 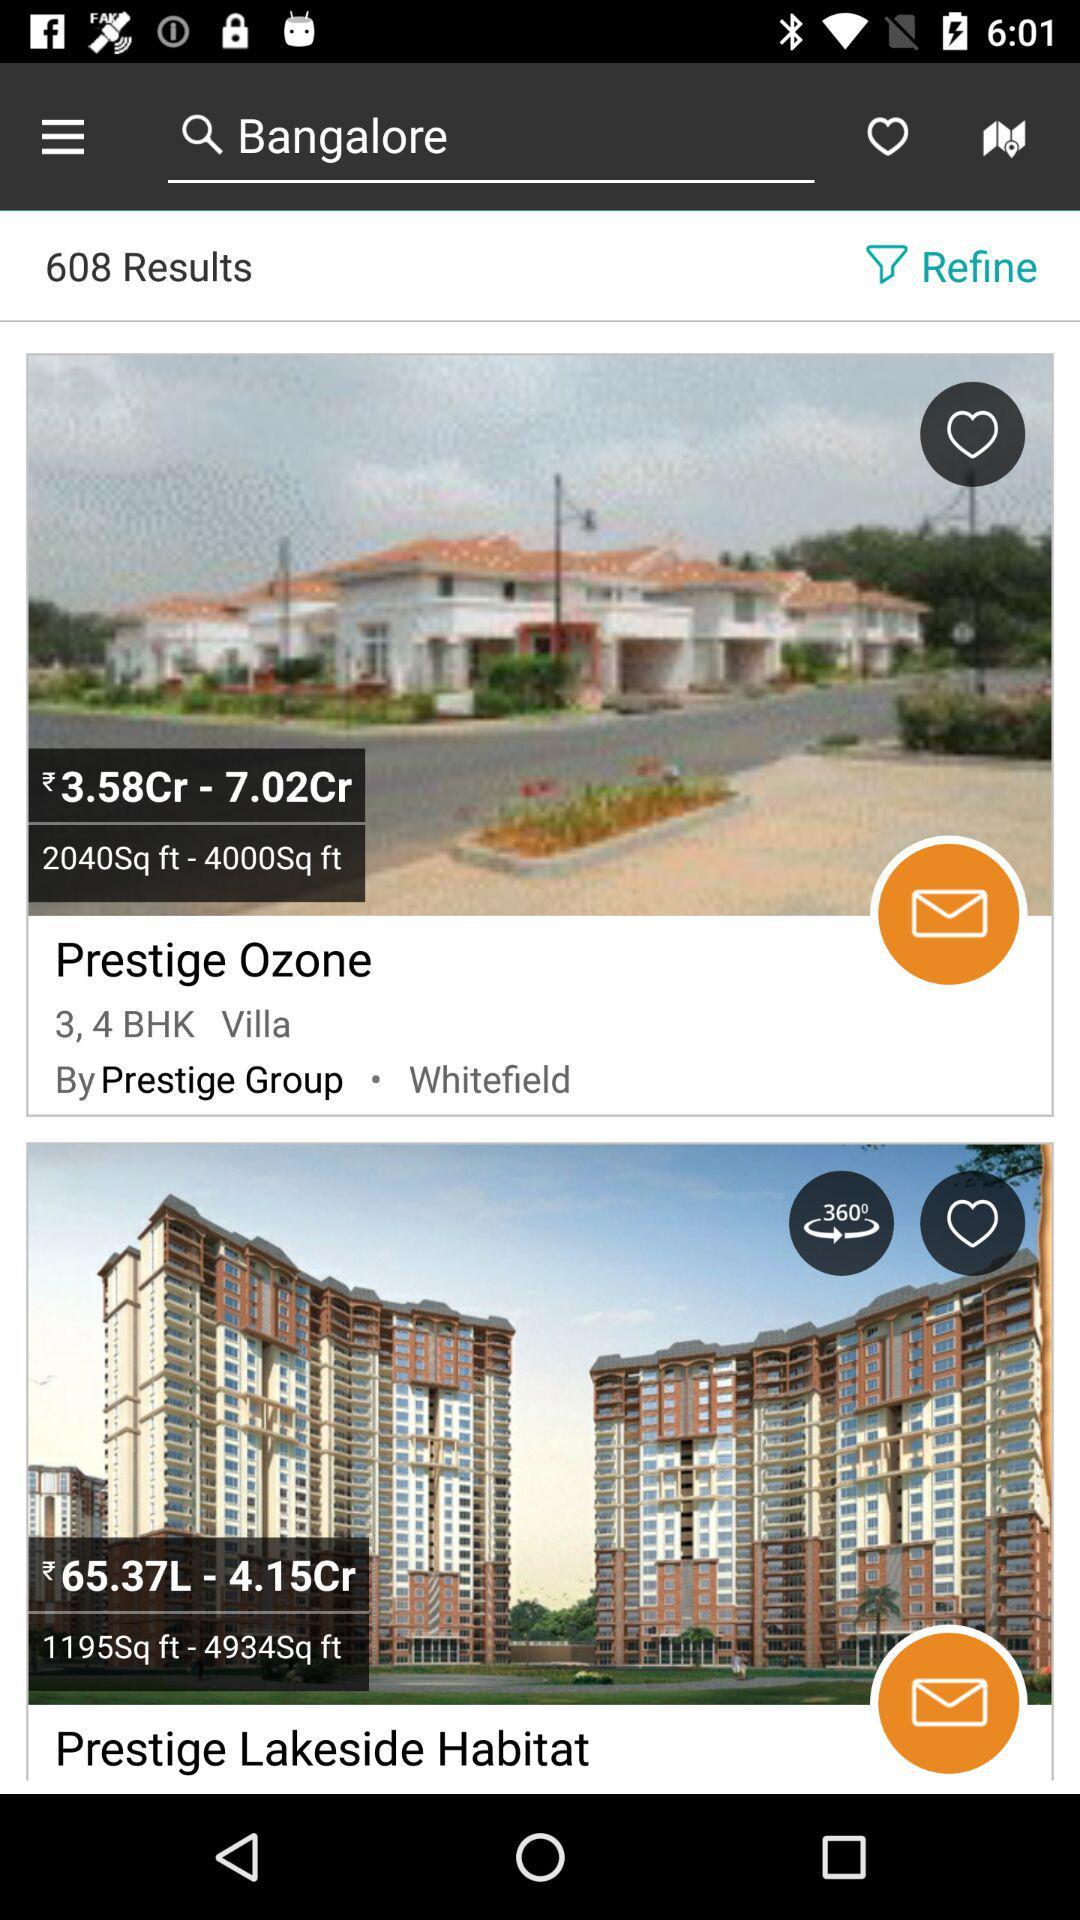 I want to click on love reaction, so click(x=971, y=433).